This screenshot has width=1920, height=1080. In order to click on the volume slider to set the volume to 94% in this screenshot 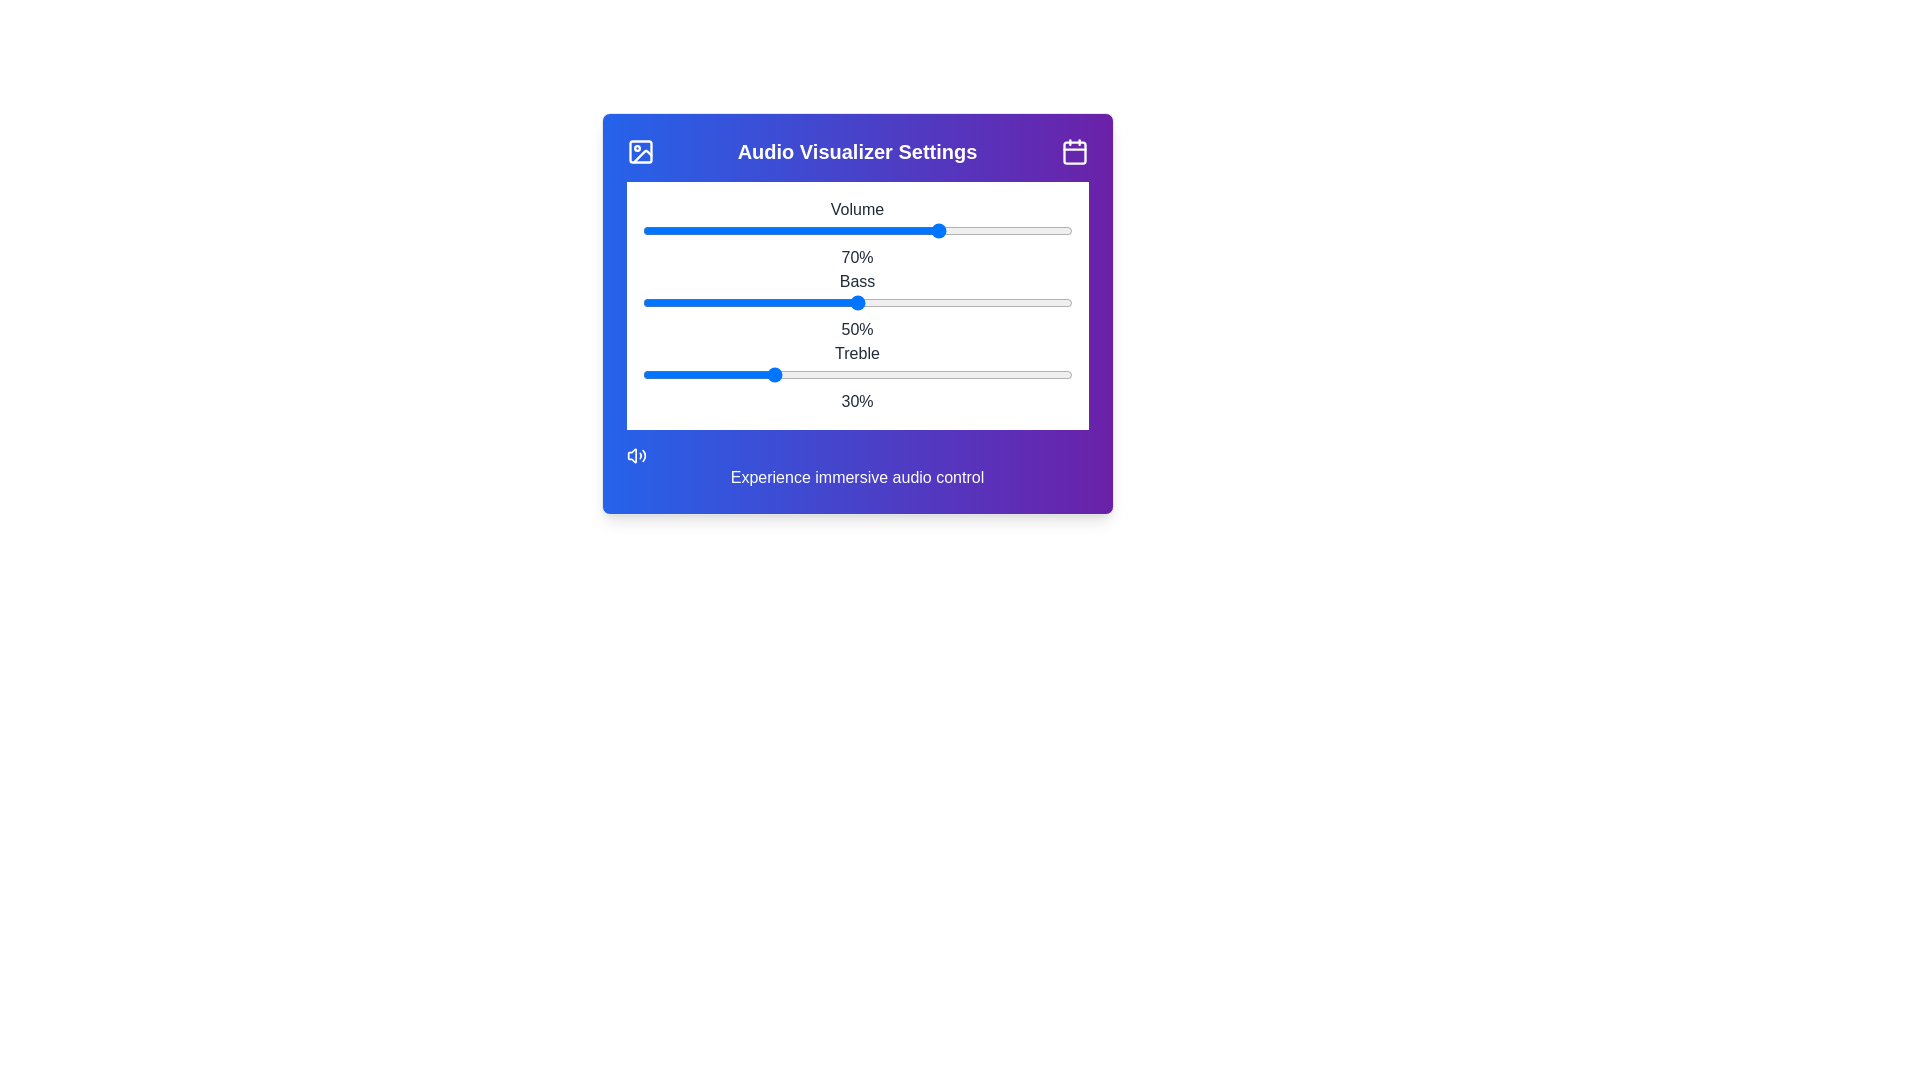, I will do `click(1045, 230)`.